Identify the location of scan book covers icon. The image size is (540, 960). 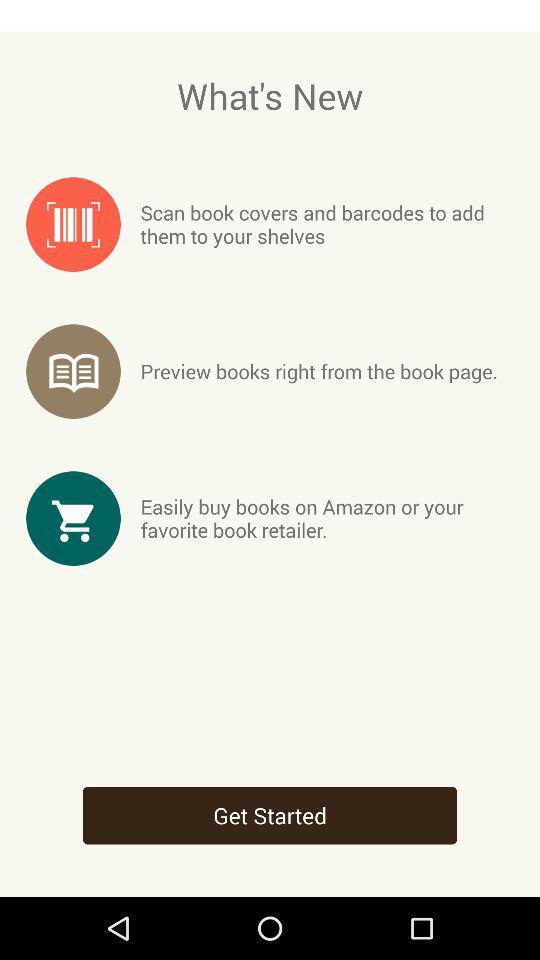
(327, 224).